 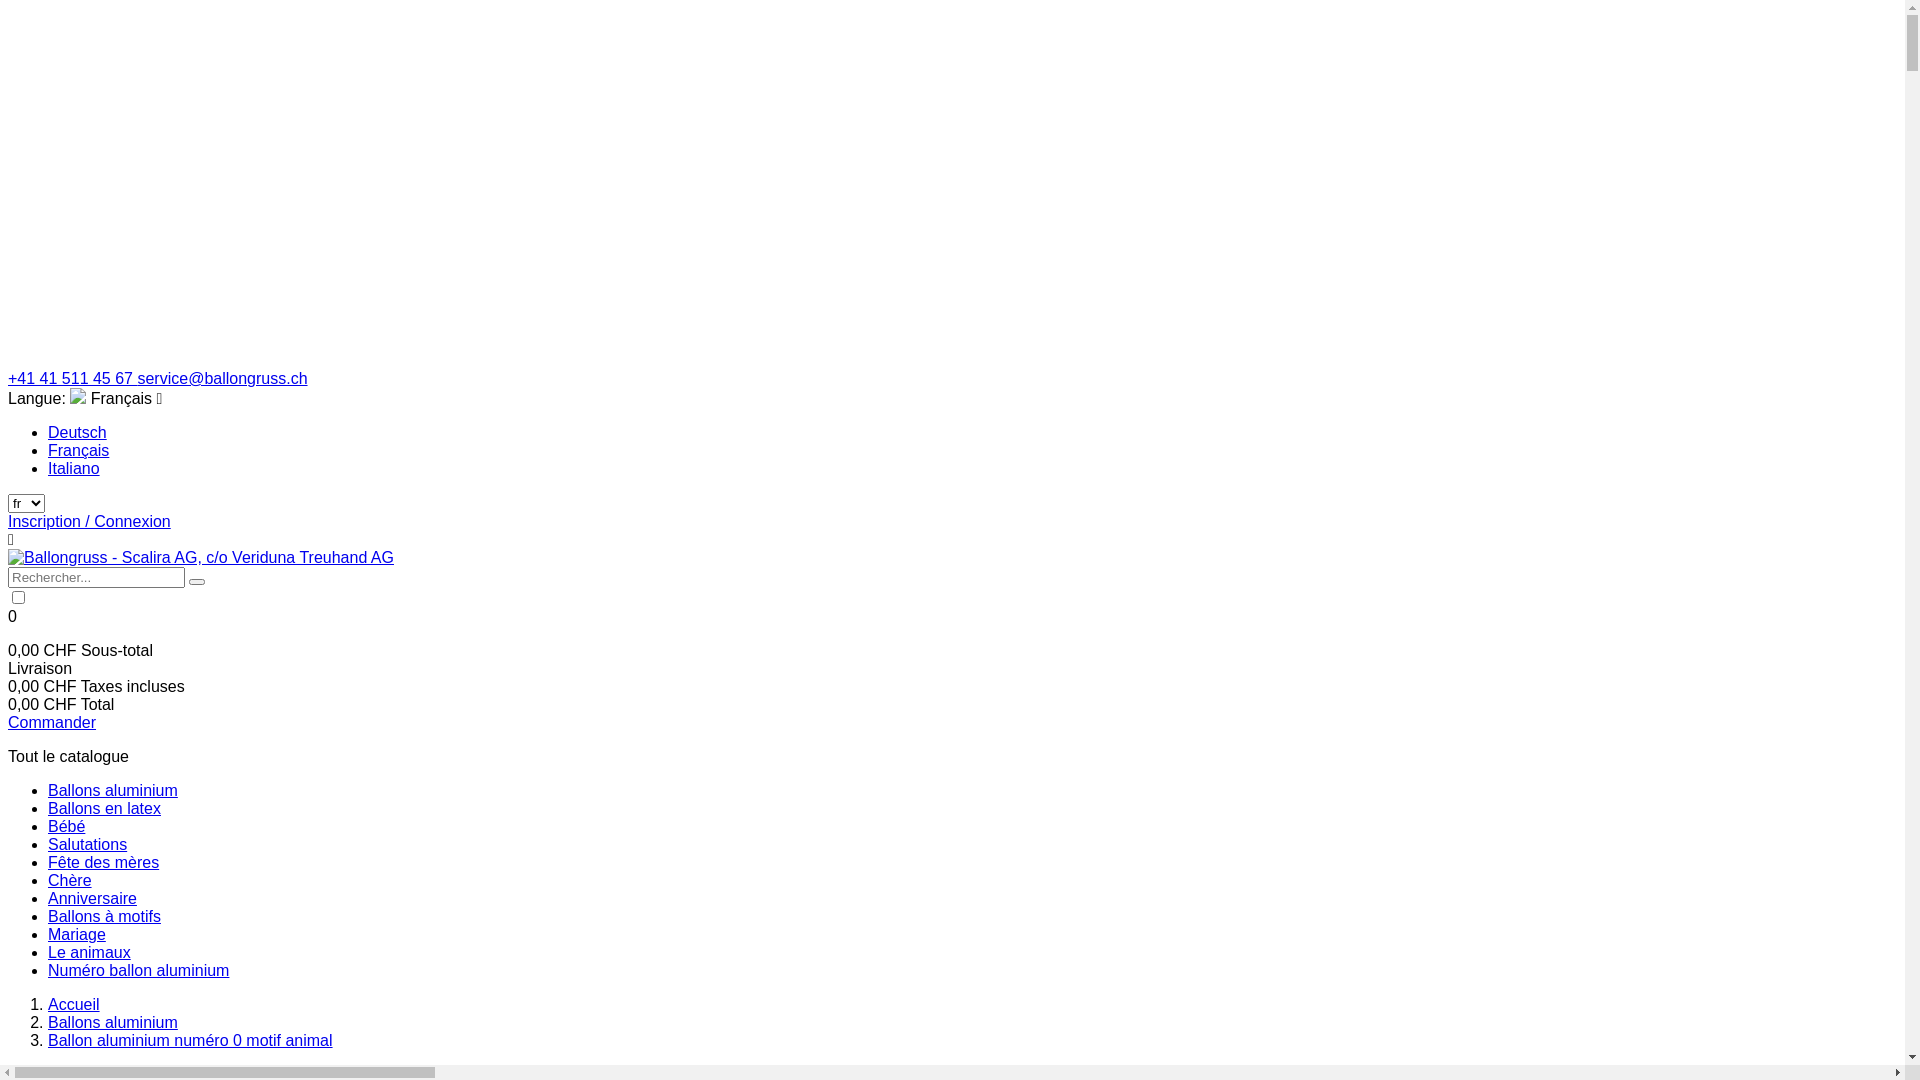 What do you see at coordinates (112, 1022) in the screenshot?
I see `'Ballons aluminium'` at bounding box center [112, 1022].